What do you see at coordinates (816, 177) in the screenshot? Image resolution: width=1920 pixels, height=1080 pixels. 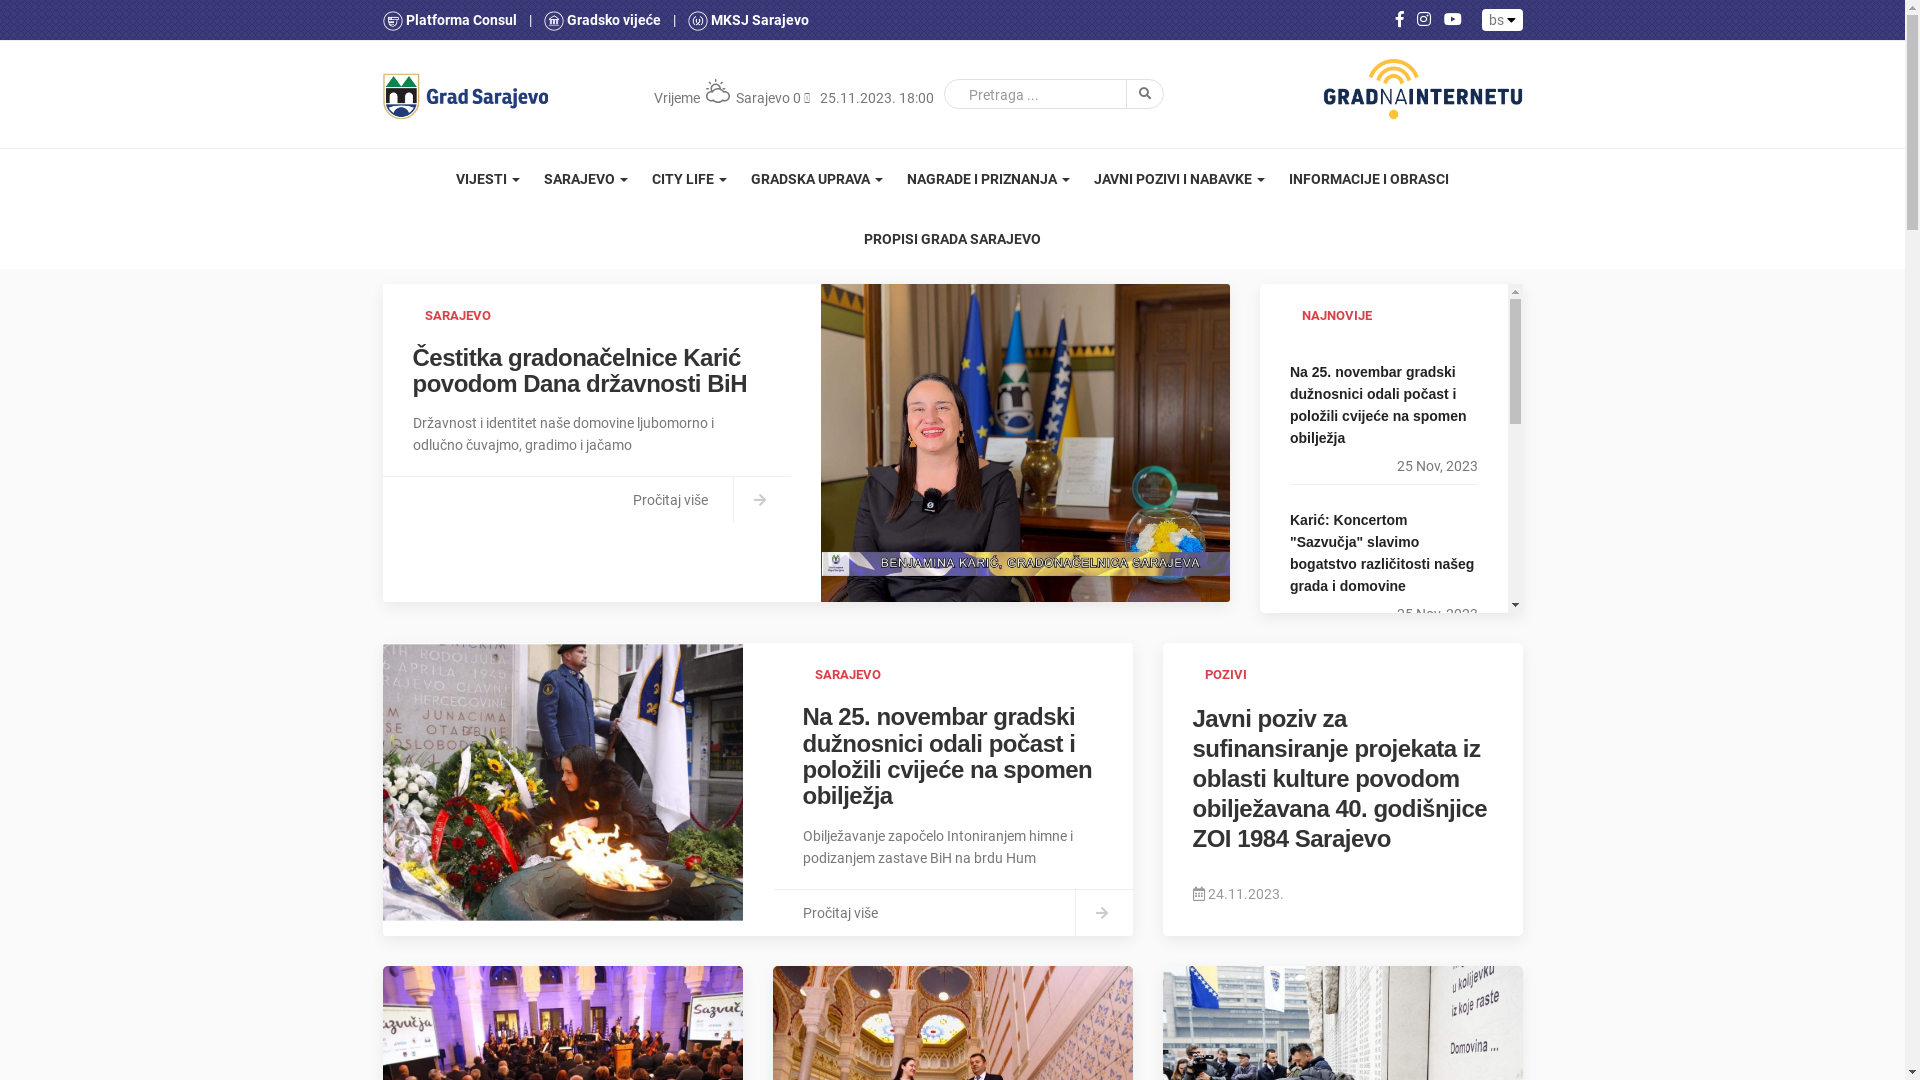 I see `'GRADSKA UPRAVA'` at bounding box center [816, 177].